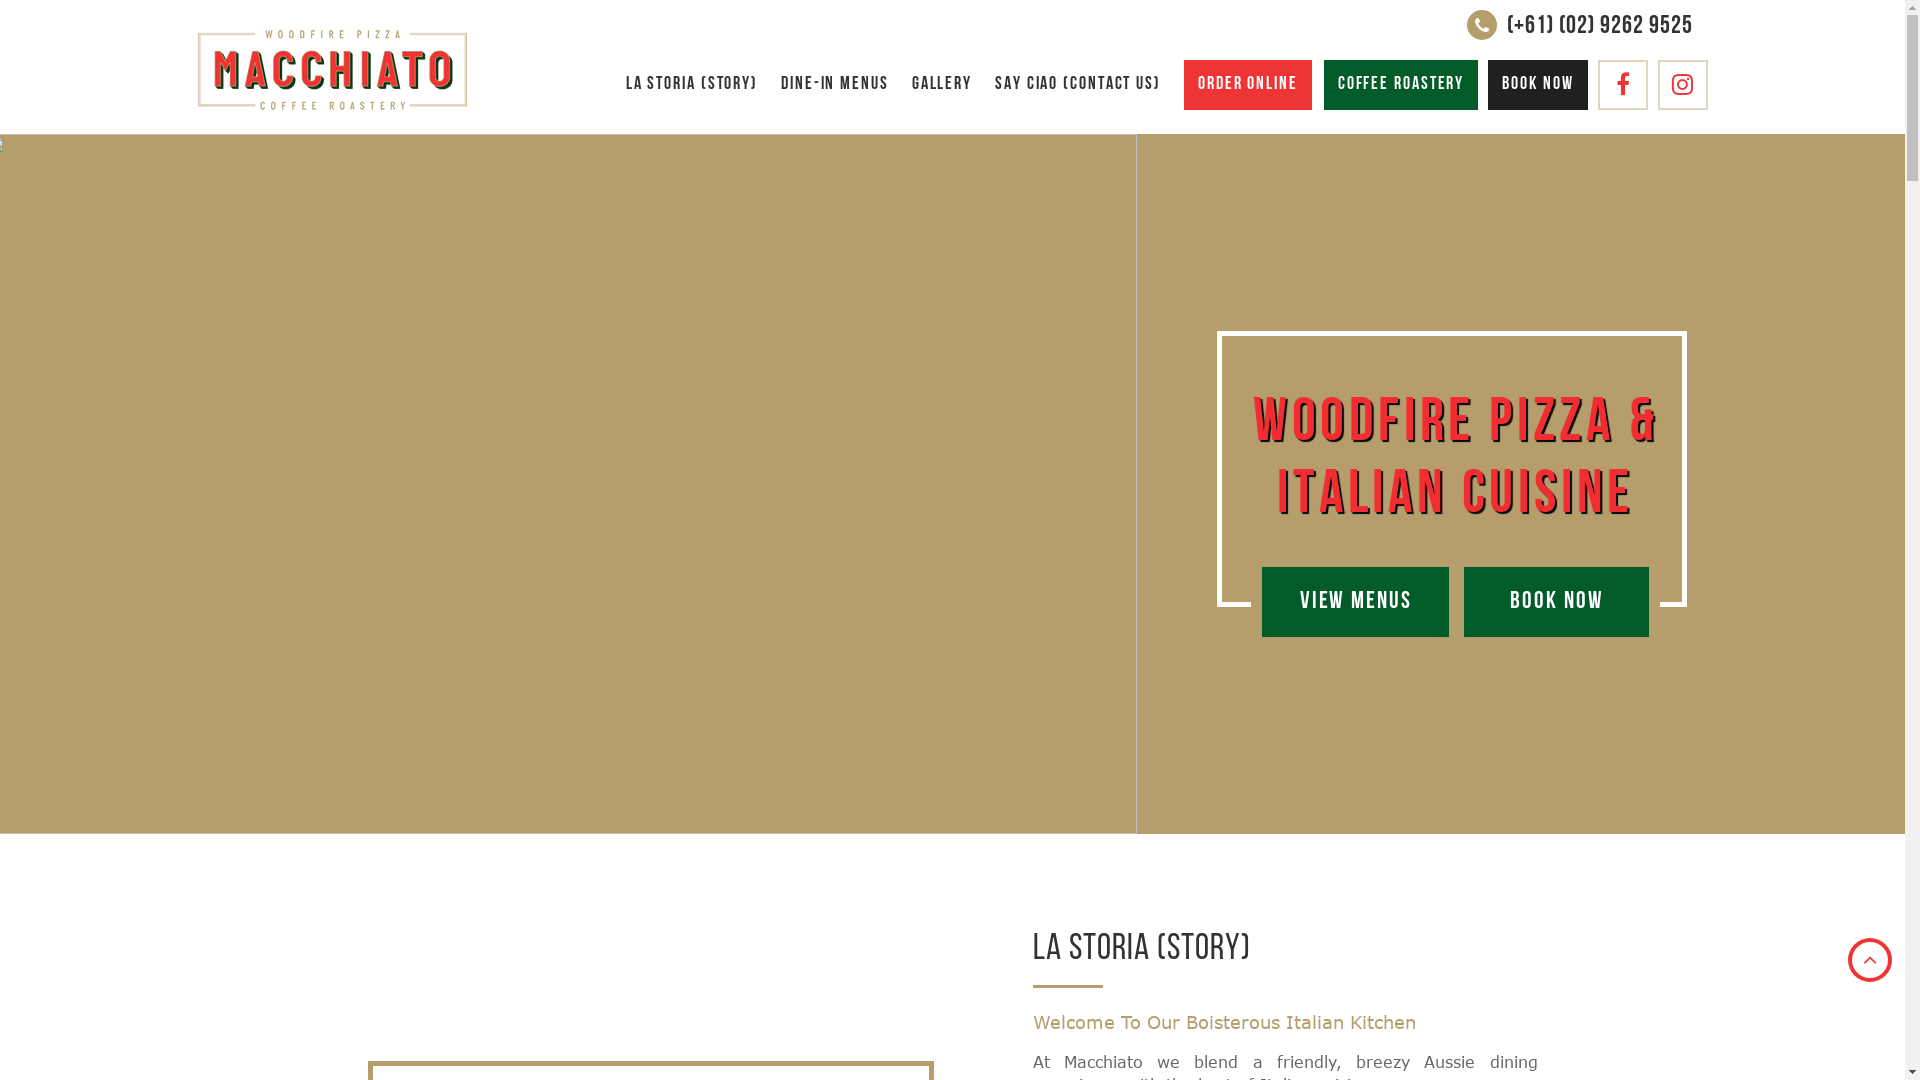 Image resolution: width=1920 pixels, height=1080 pixels. What do you see at coordinates (1355, 600) in the screenshot?
I see `'View Menus'` at bounding box center [1355, 600].